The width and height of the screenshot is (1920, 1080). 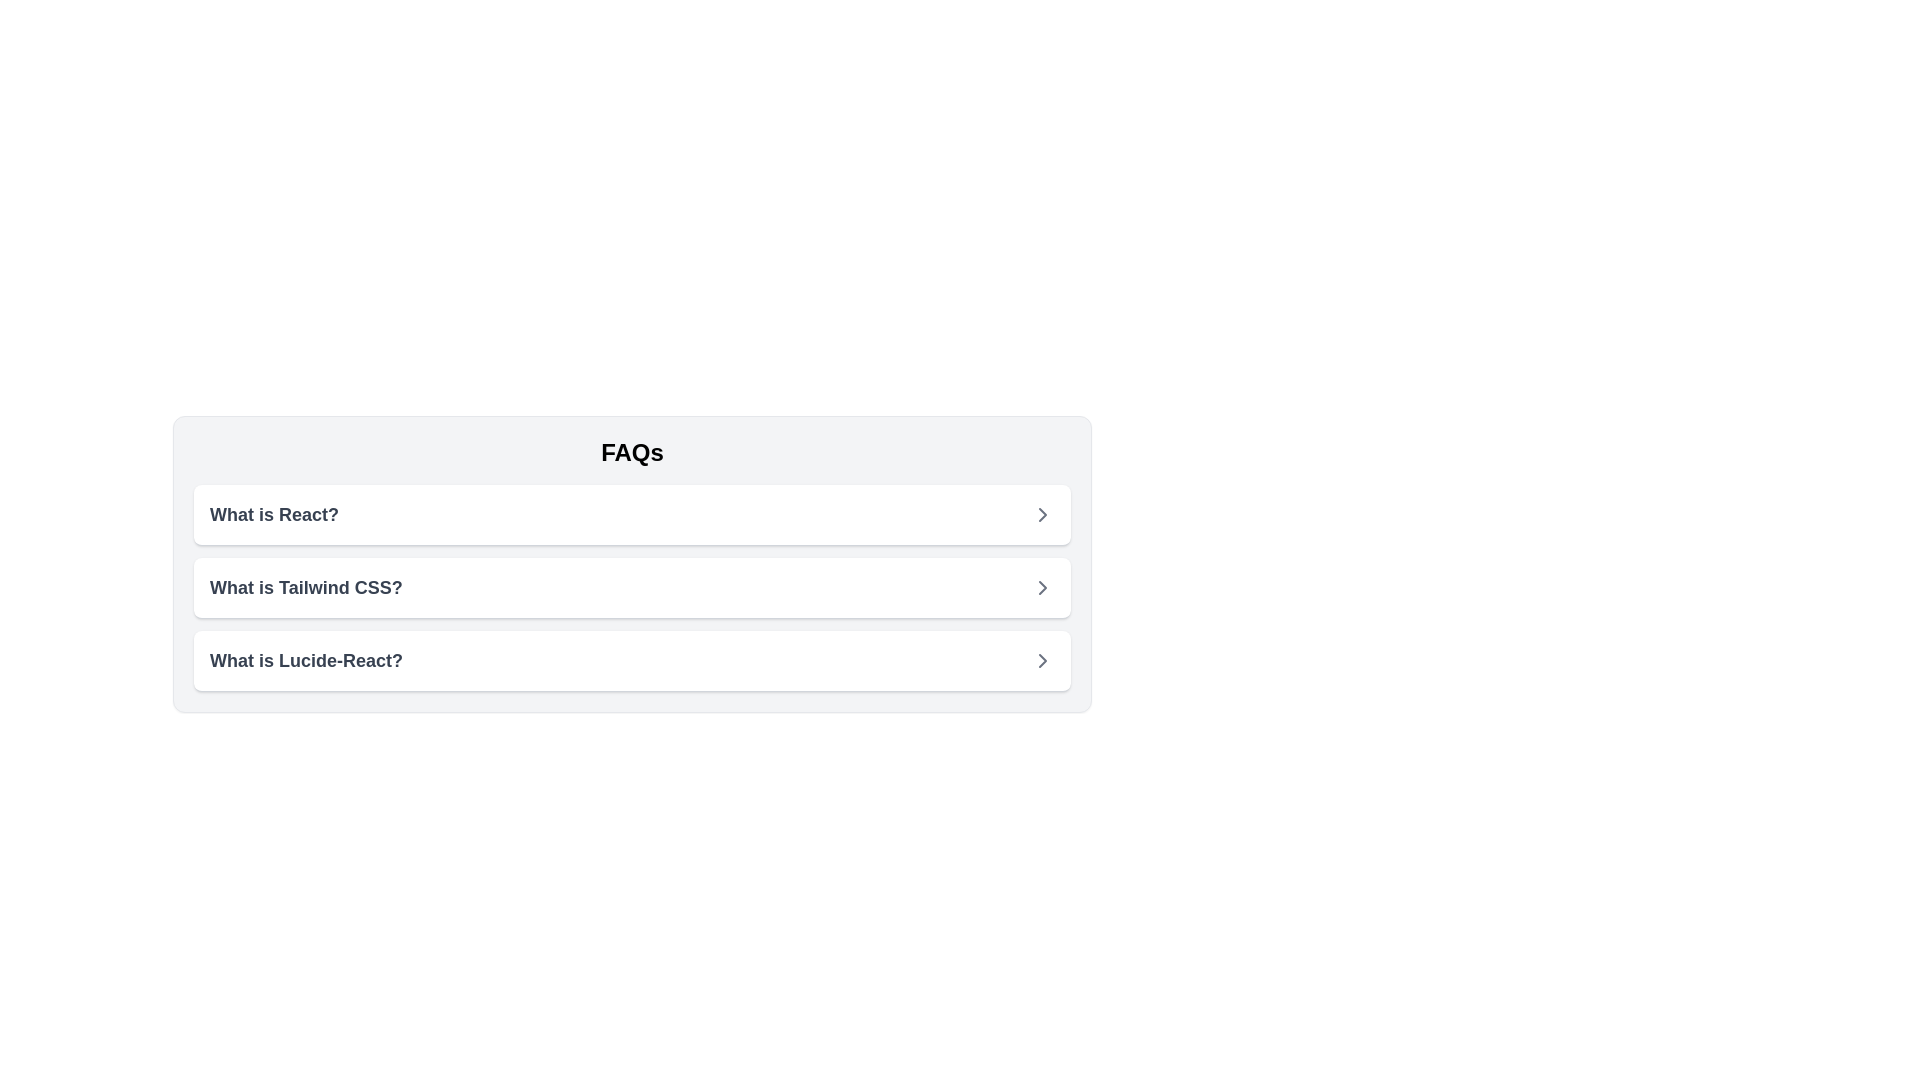 What do you see at coordinates (1041, 660) in the screenshot?
I see `the chevron icon located to the far right of the third FAQ entry, 'What is Lucide-React?', to trigger the tooltip or effect` at bounding box center [1041, 660].